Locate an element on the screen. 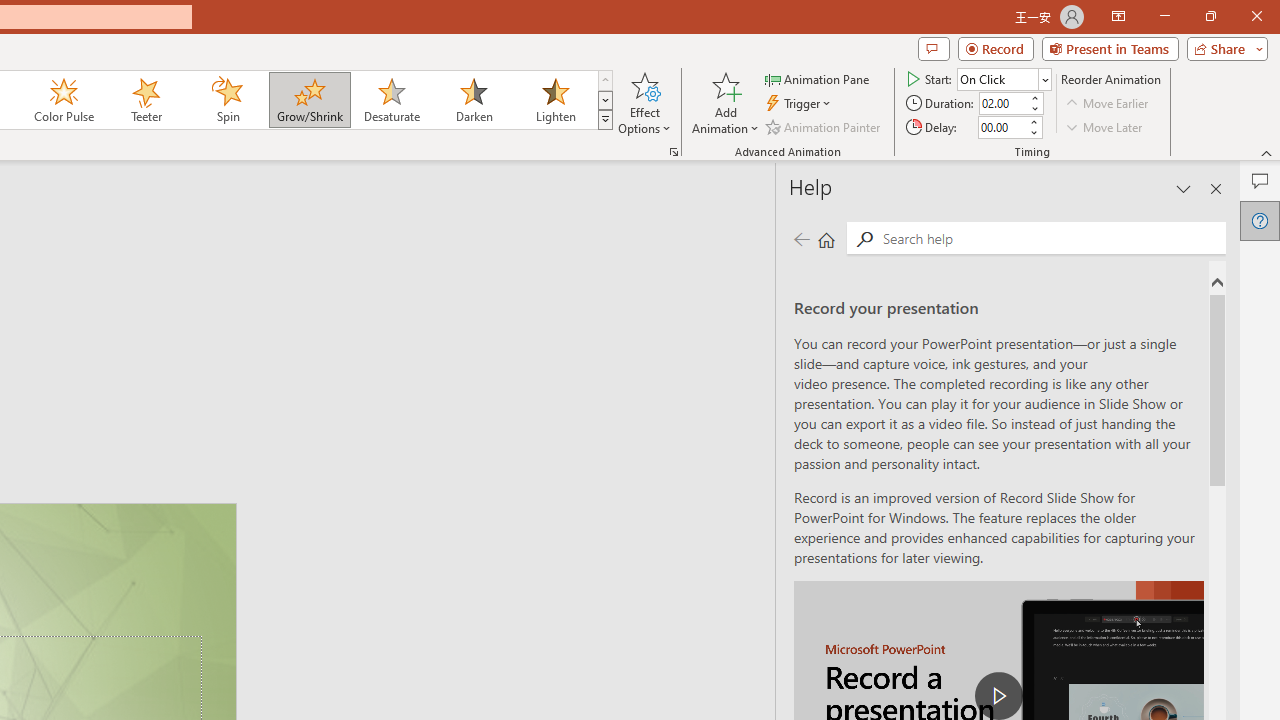 This screenshot has width=1280, height=720. 'Move Earlier' is located at coordinates (1106, 103).